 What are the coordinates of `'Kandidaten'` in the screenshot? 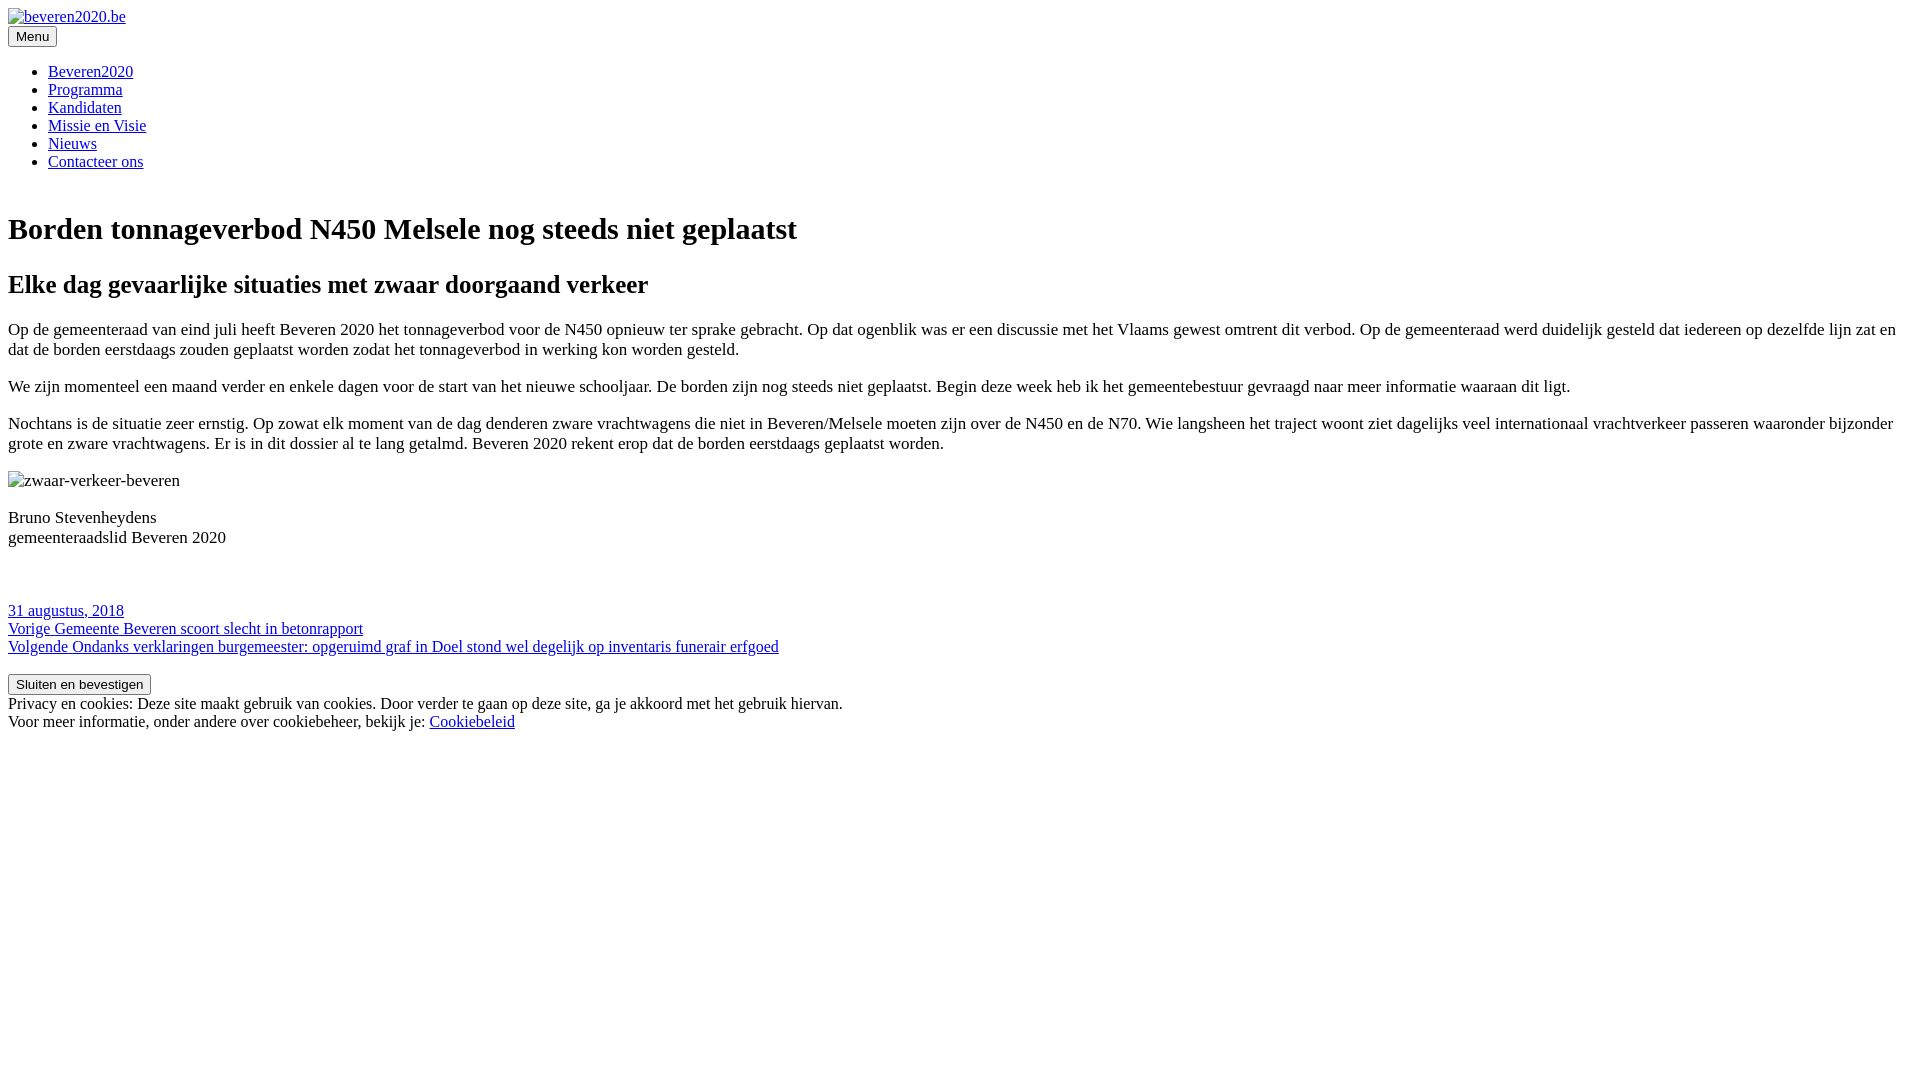 It's located at (84, 107).